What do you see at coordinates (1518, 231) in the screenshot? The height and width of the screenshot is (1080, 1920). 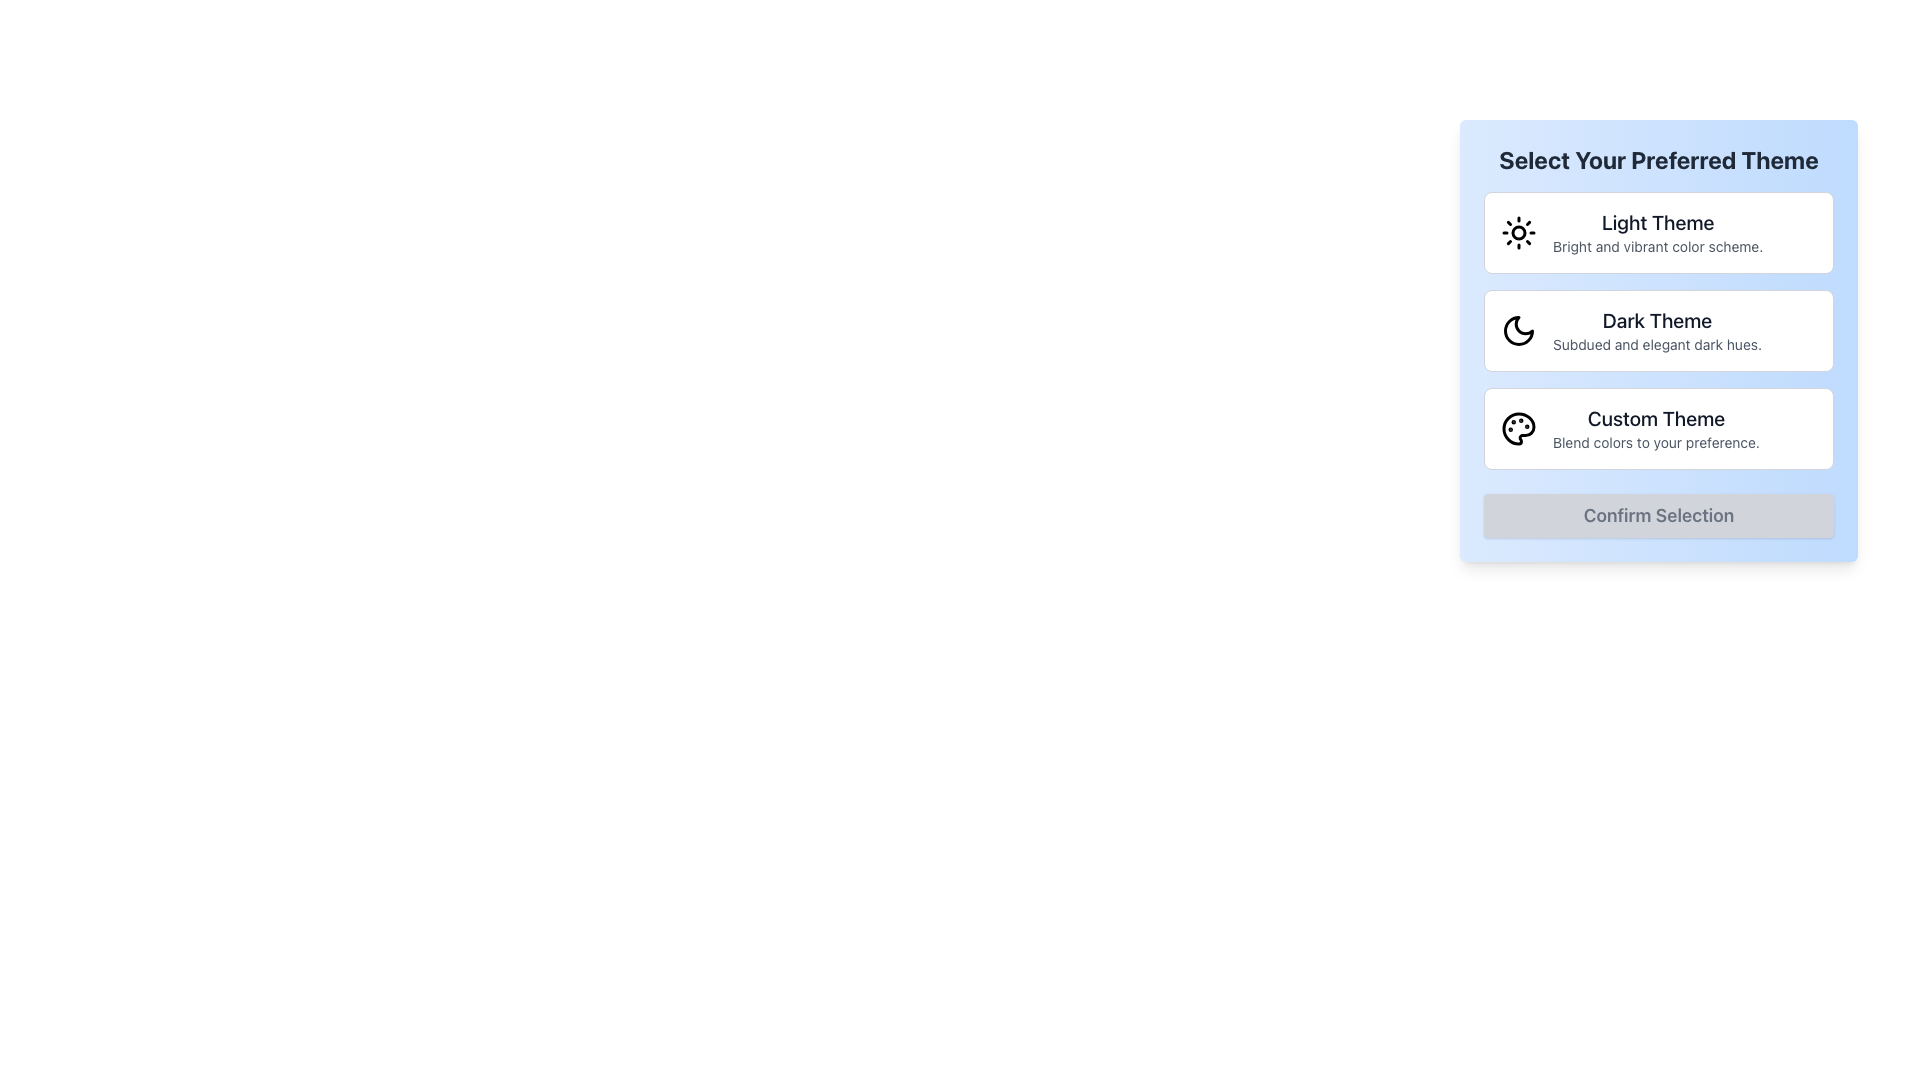 I see `the sun icon located in the top button of a vertical stack of three themed options, which is directly to the left of the 'Light Theme' text` at bounding box center [1518, 231].